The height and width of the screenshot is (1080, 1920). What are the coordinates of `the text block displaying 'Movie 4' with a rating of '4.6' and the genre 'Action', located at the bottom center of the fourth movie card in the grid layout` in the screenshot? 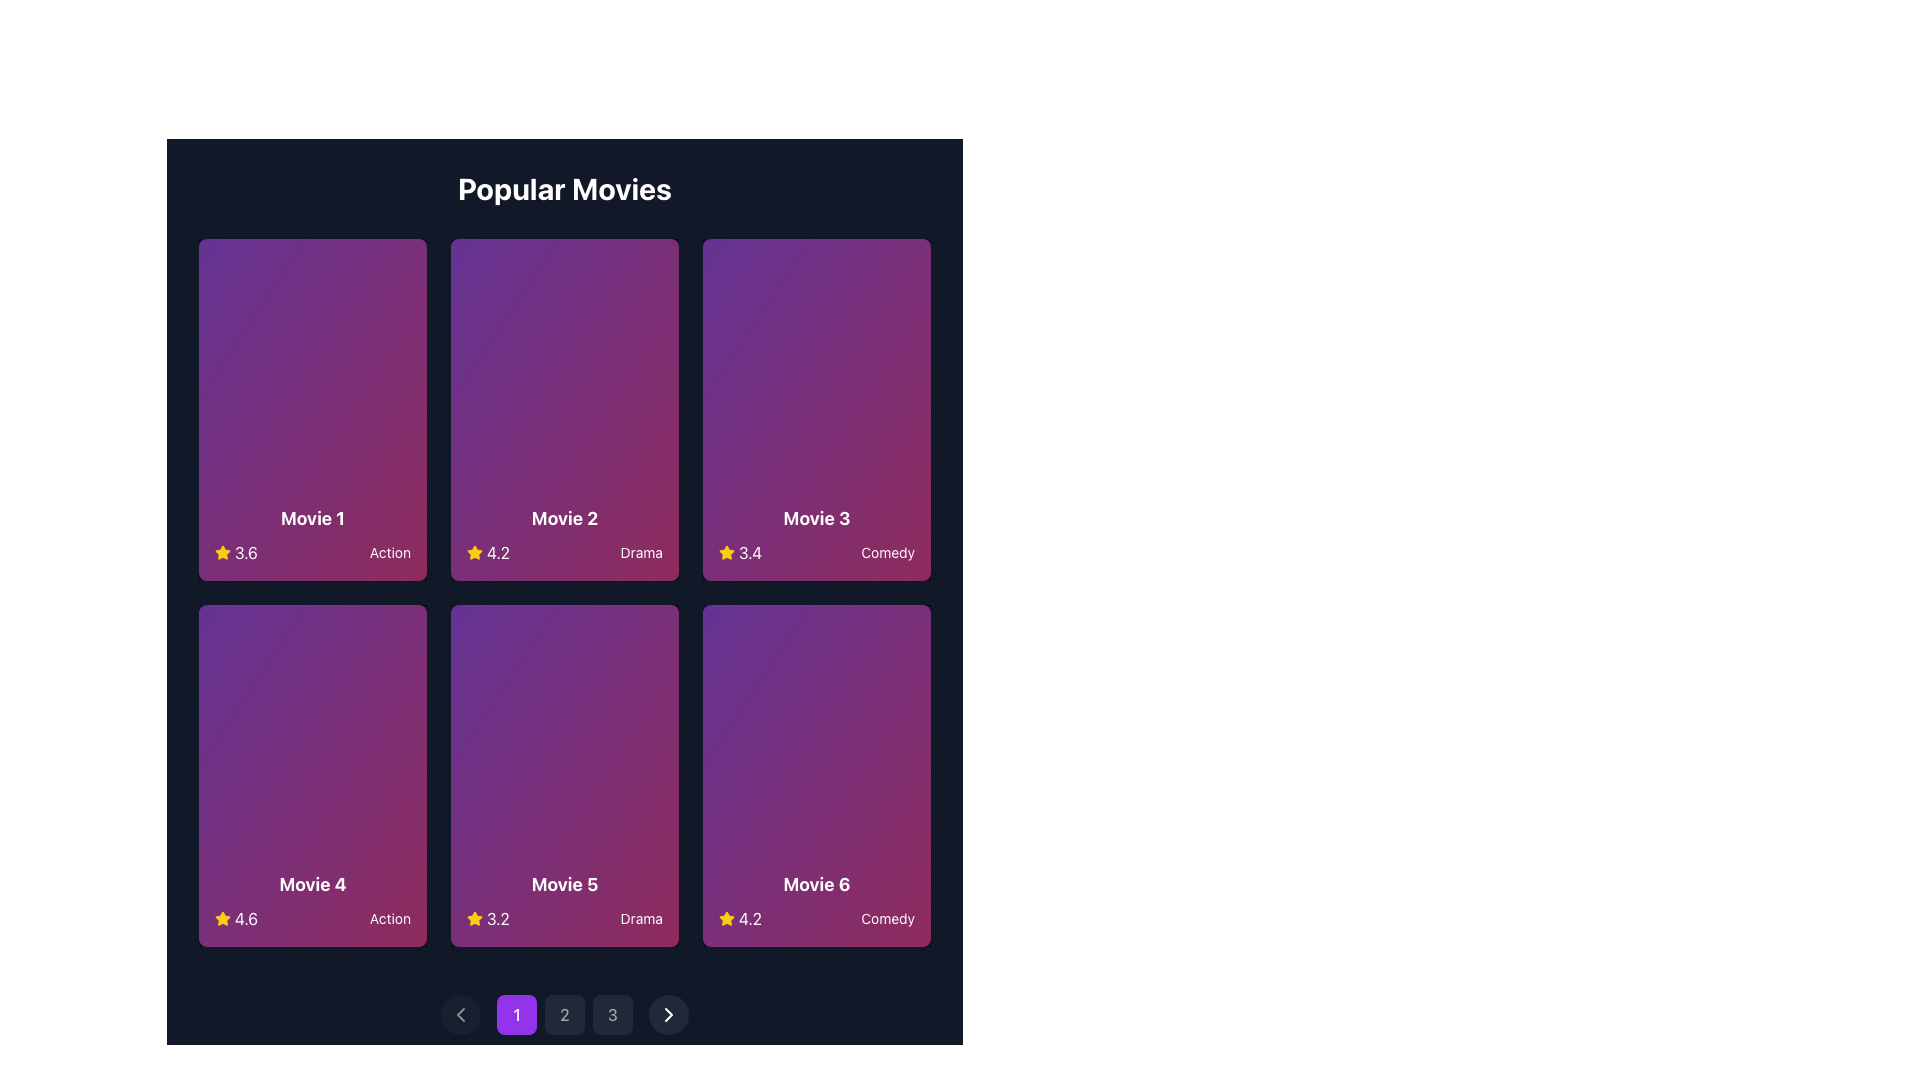 It's located at (311, 901).